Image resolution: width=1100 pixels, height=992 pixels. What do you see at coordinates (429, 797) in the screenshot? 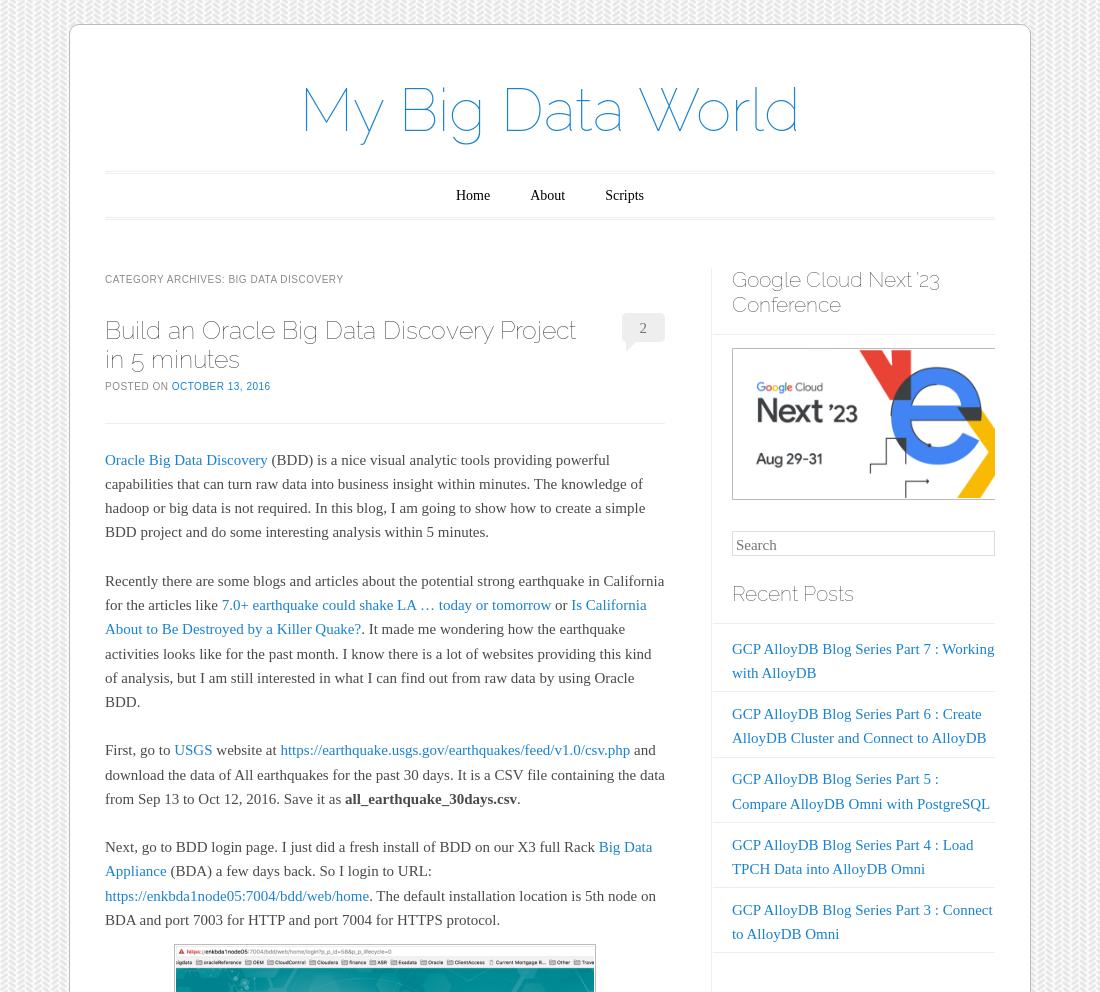
I see `'all_earthquake_30days.csv'` at bounding box center [429, 797].